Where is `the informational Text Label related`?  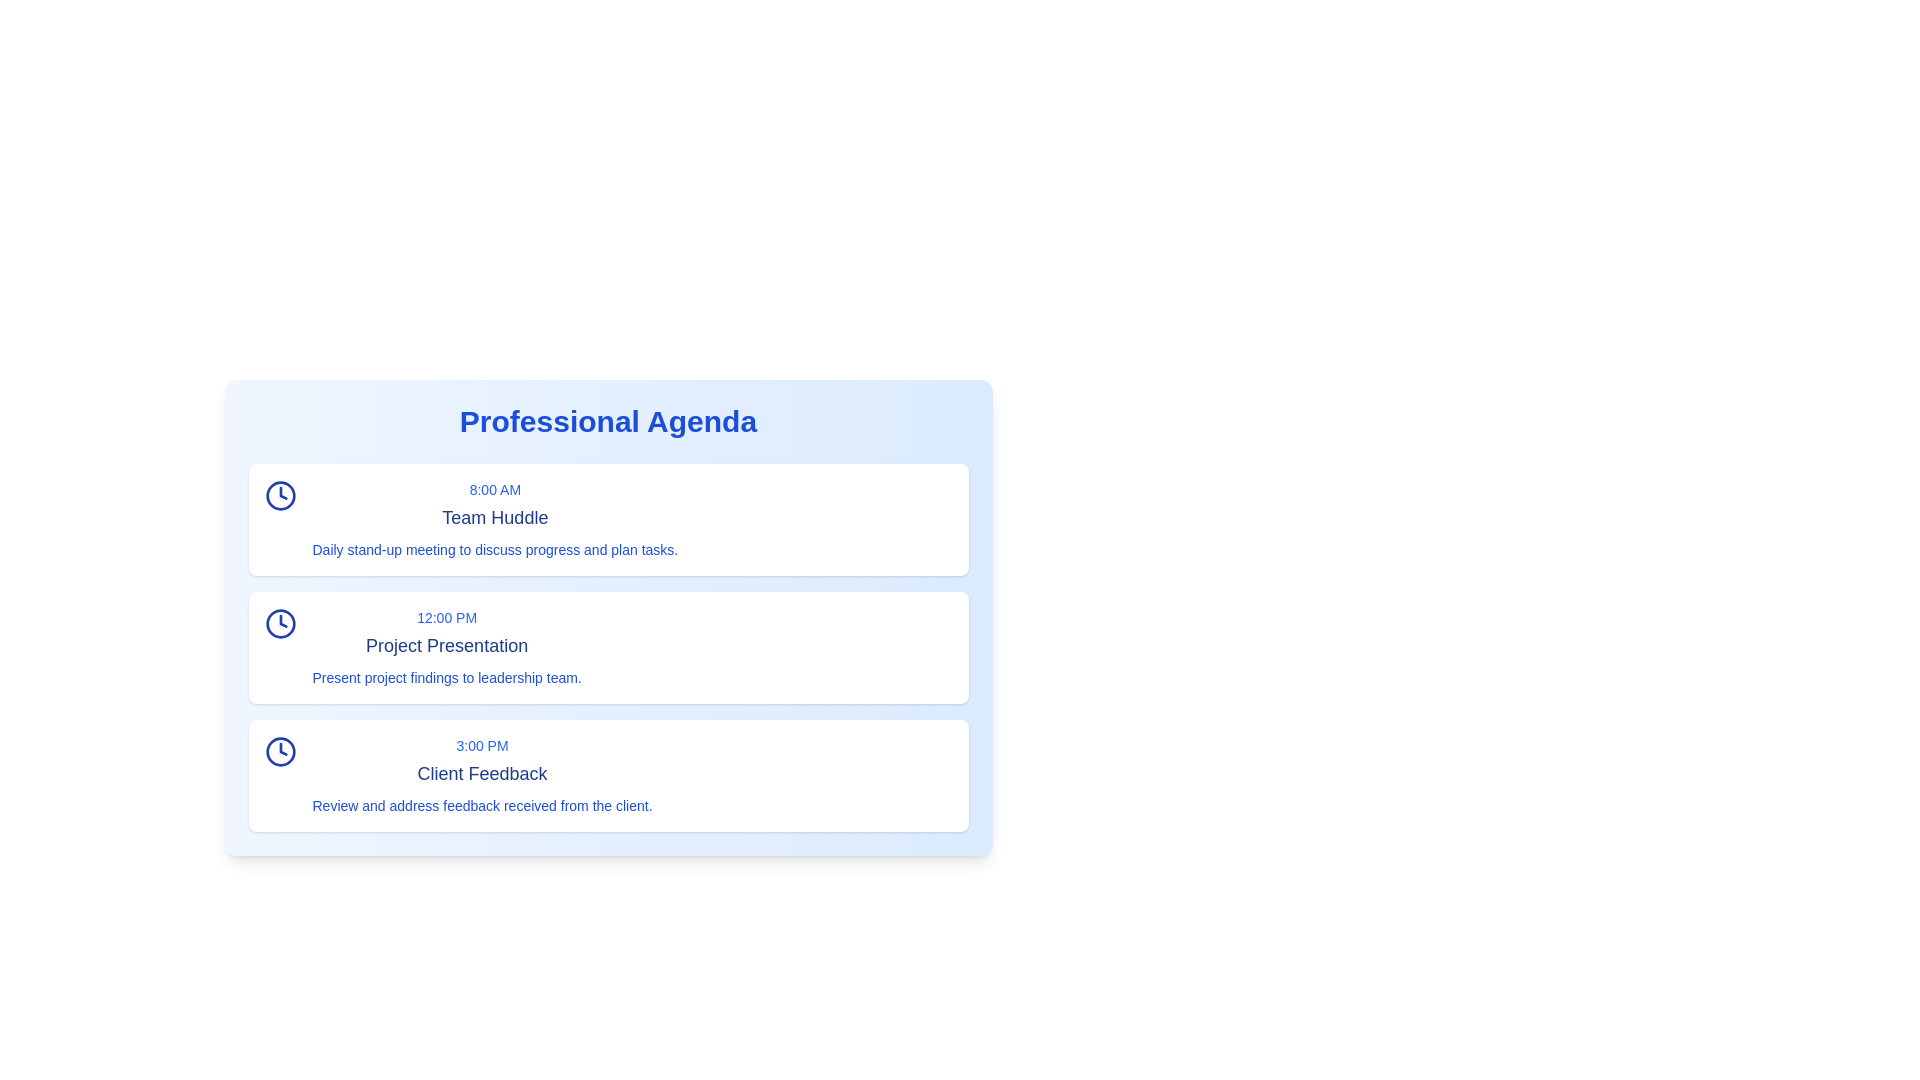 the informational Text Label related is located at coordinates (446, 677).